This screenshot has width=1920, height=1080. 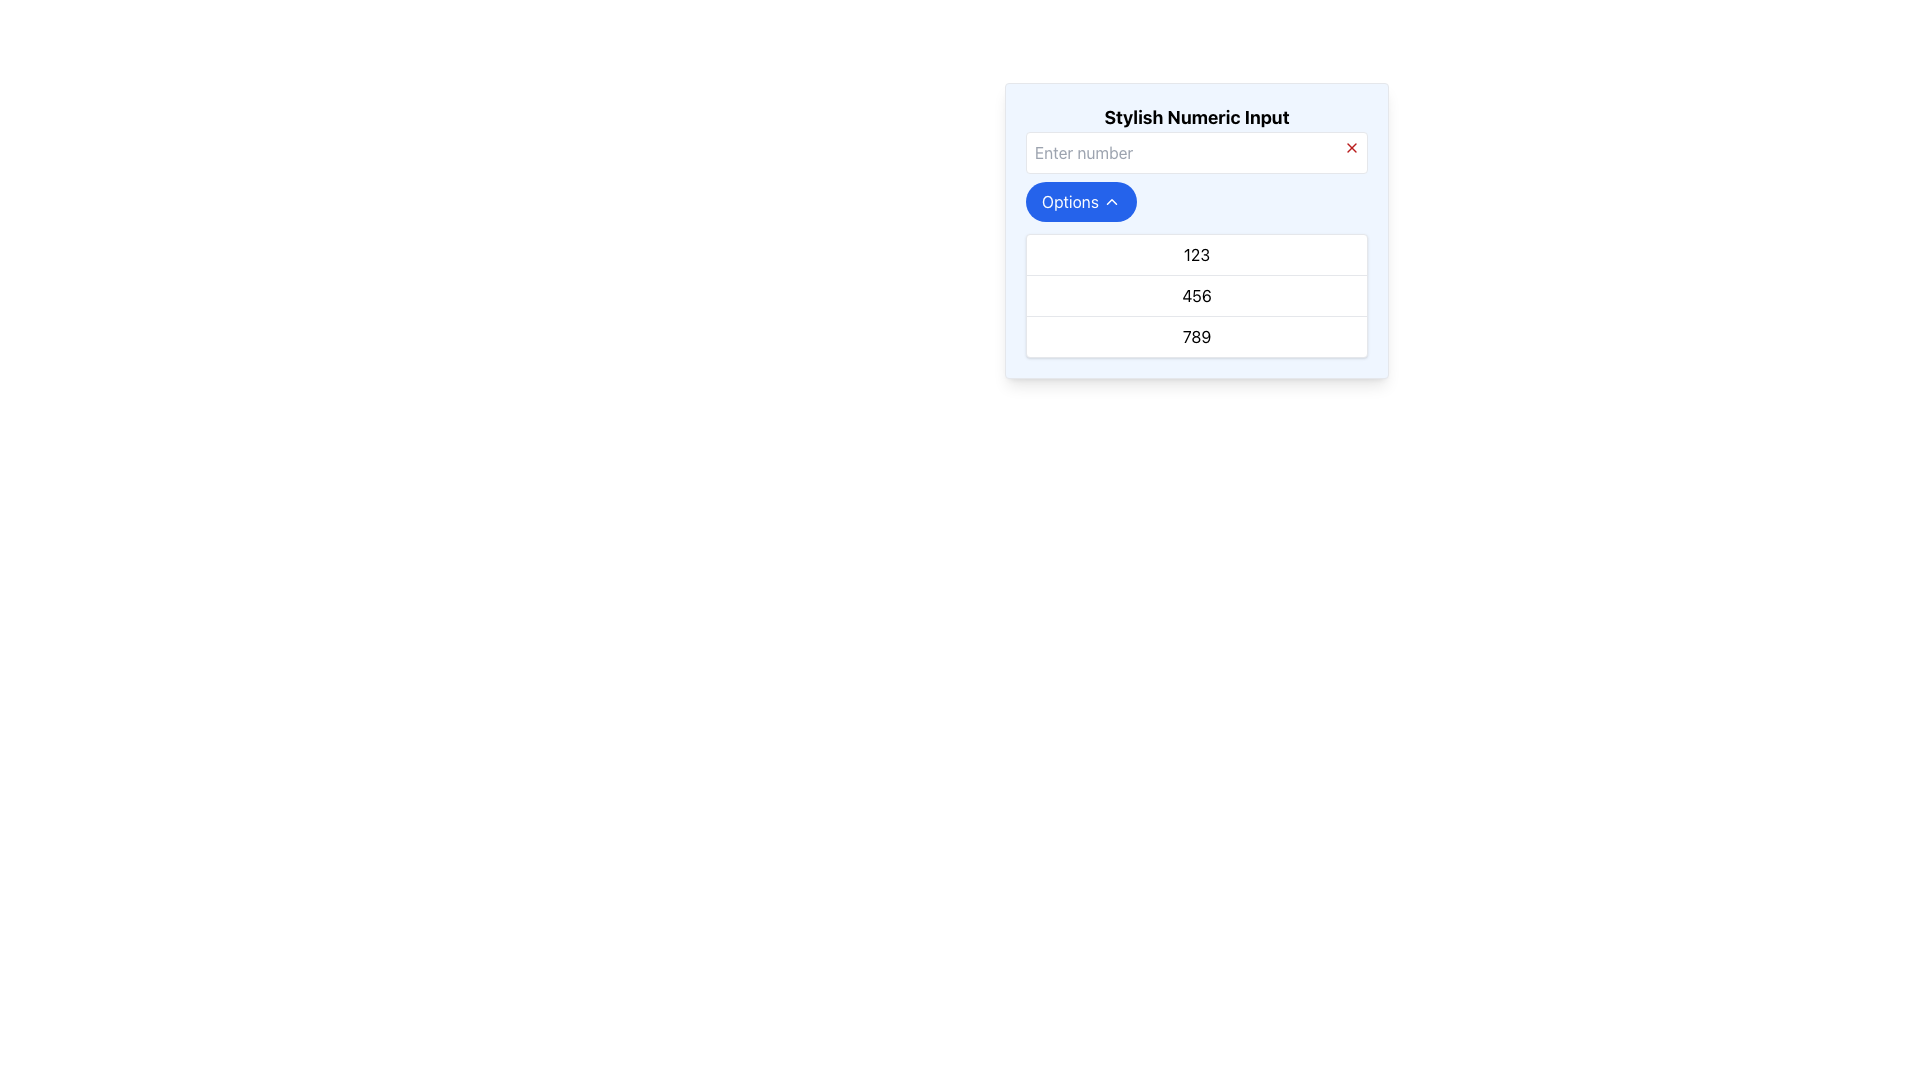 What do you see at coordinates (1196, 253) in the screenshot?
I see `to select the first list item '123' in the dropdown menu` at bounding box center [1196, 253].